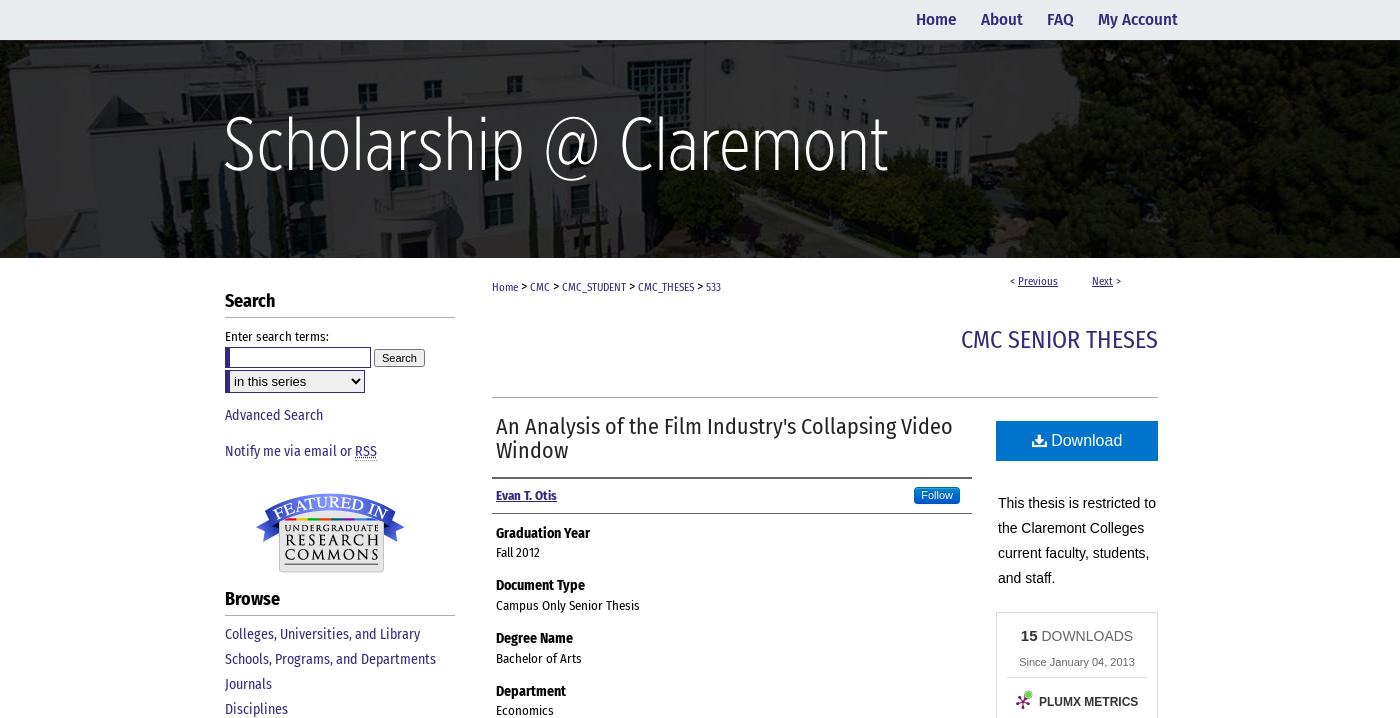 The image size is (1400, 718). Describe the element at coordinates (724, 437) in the screenshot. I see `'An Analysis of the Film Industry's Collapsing Video Window'` at that location.